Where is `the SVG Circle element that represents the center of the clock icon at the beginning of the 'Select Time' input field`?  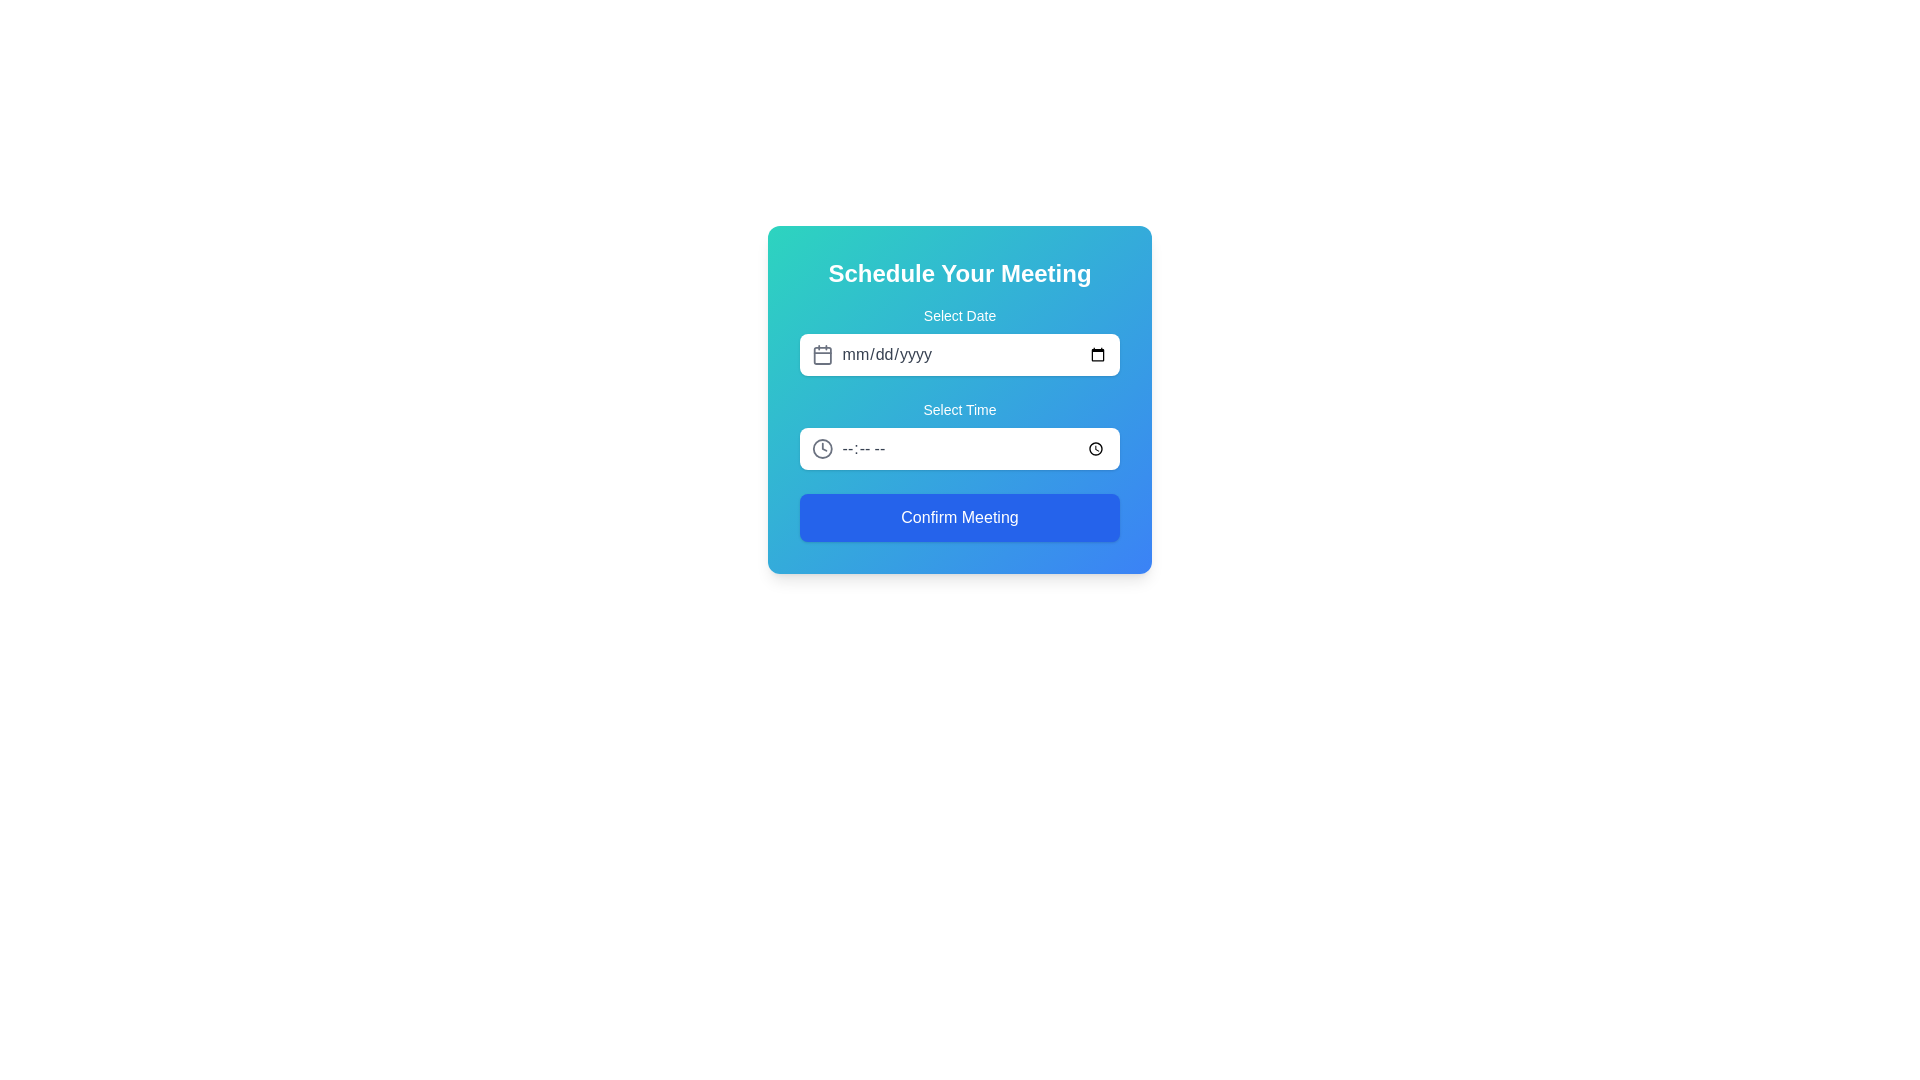
the SVG Circle element that represents the center of the clock icon at the beginning of the 'Select Time' input field is located at coordinates (822, 447).